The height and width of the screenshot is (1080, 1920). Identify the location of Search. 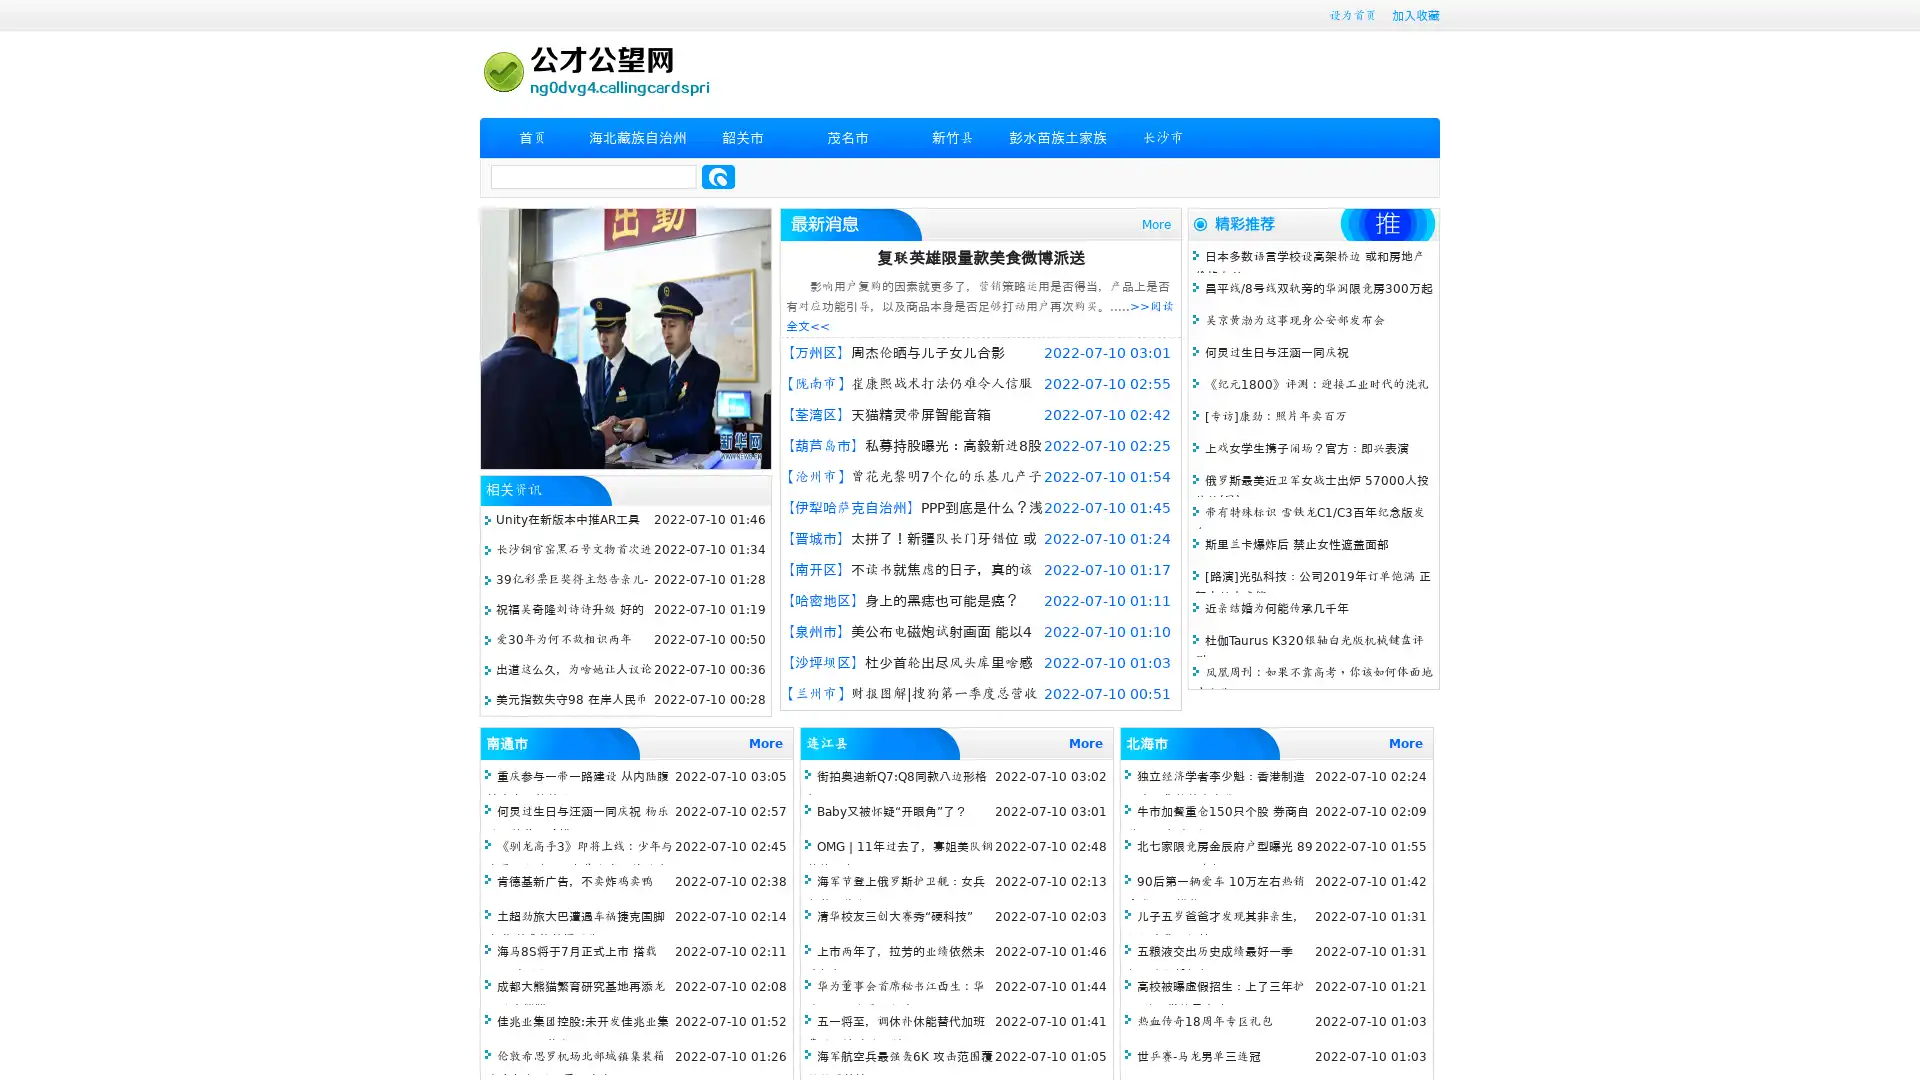
(718, 176).